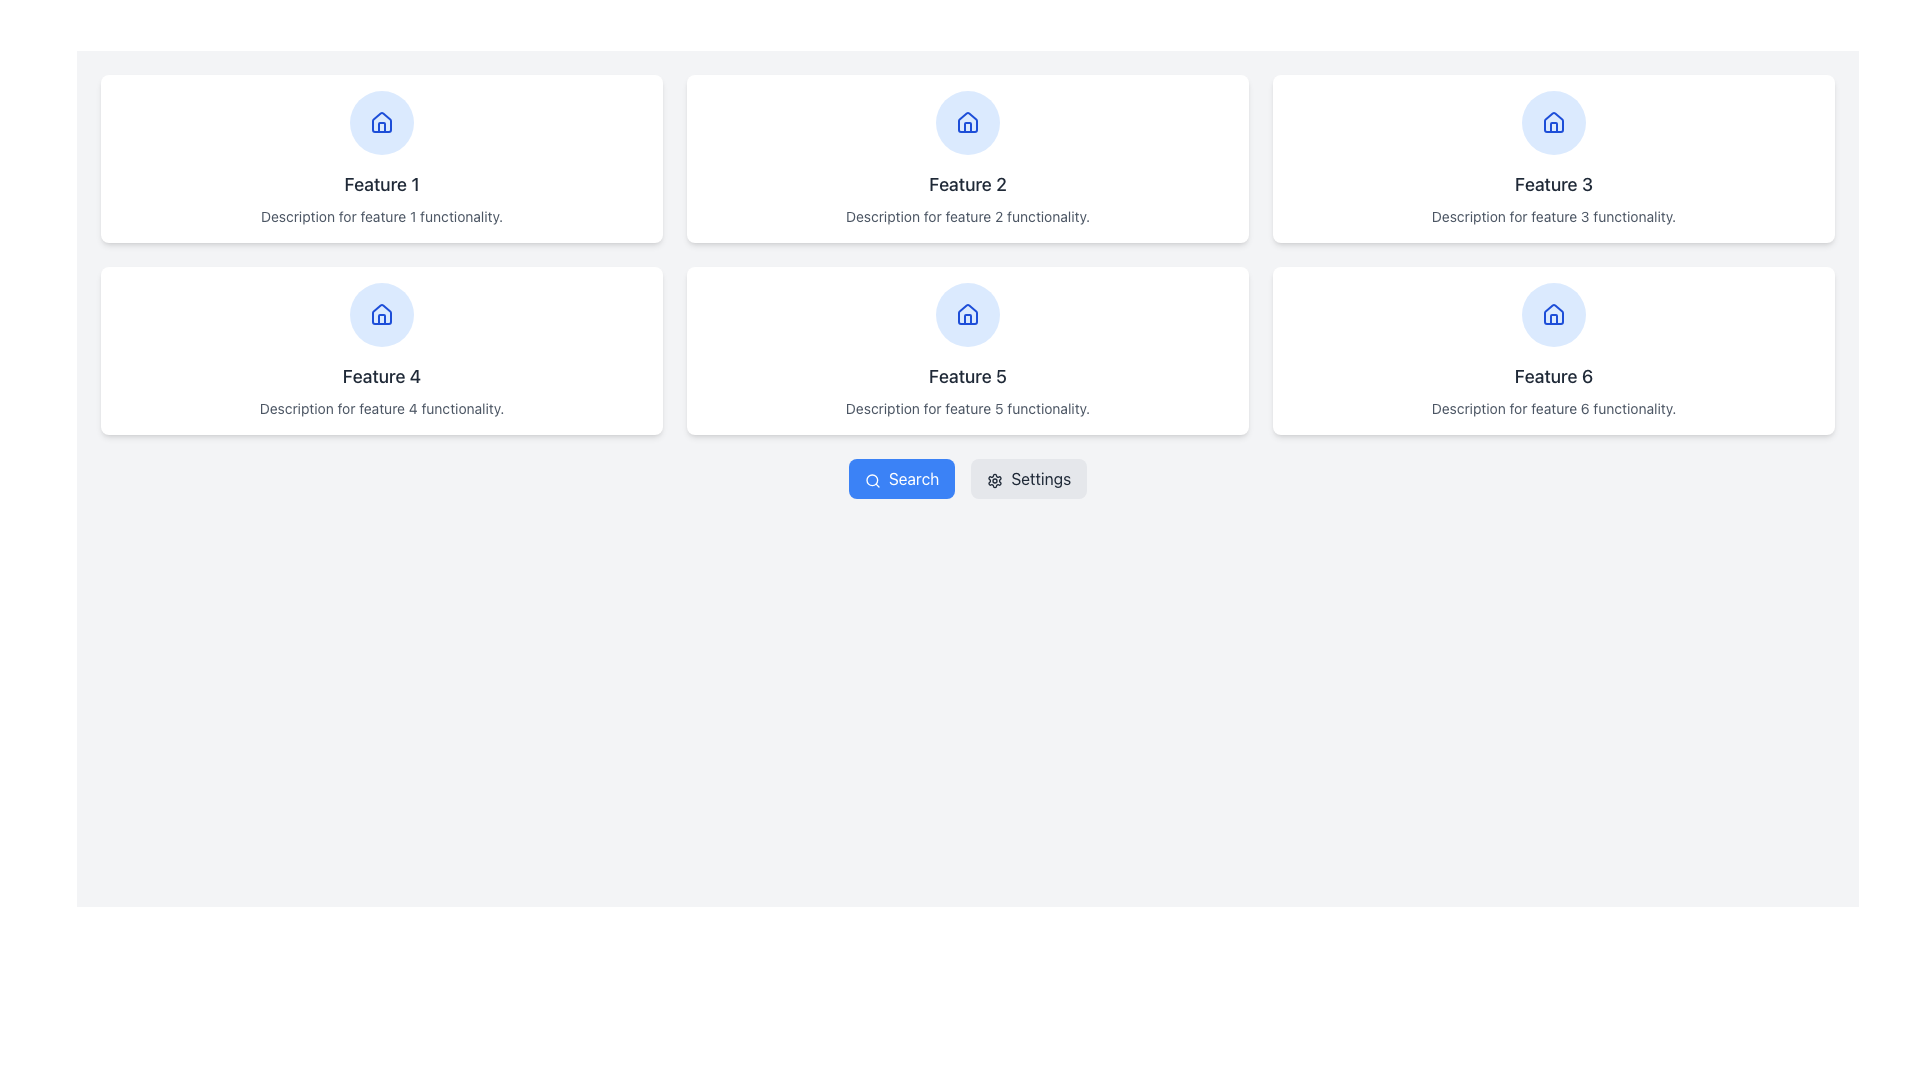  What do you see at coordinates (968, 157) in the screenshot?
I see `the house icon on the Feature 2 card, which is the second card in the first row of the grid layout` at bounding box center [968, 157].